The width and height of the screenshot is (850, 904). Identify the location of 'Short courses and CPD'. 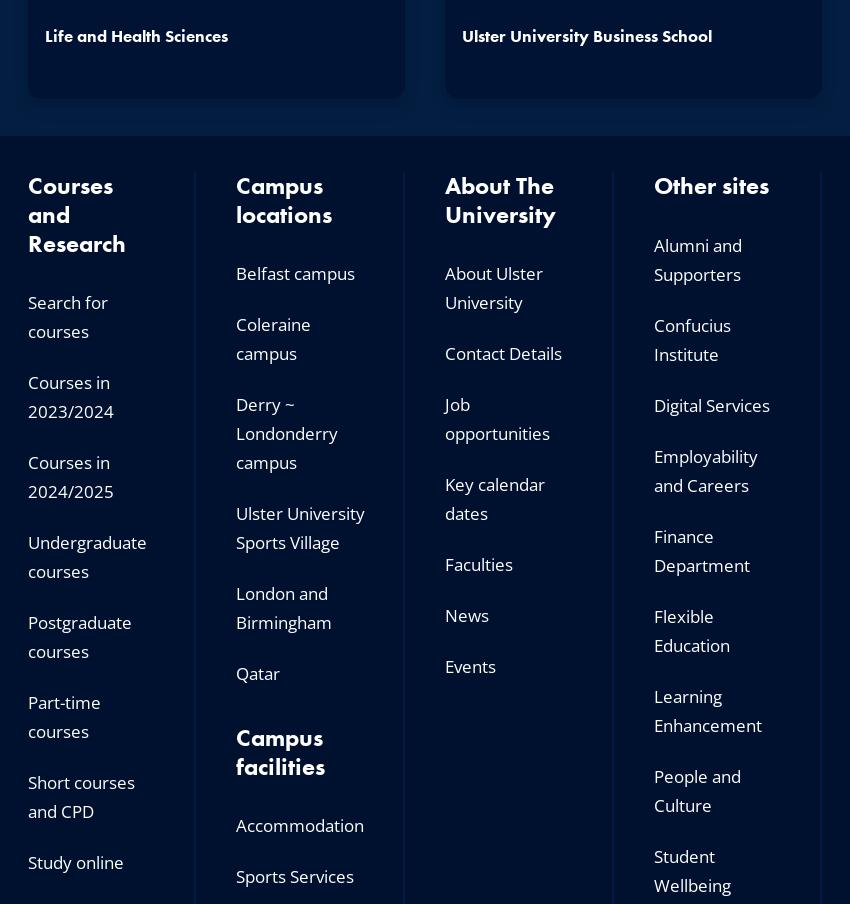
(80, 795).